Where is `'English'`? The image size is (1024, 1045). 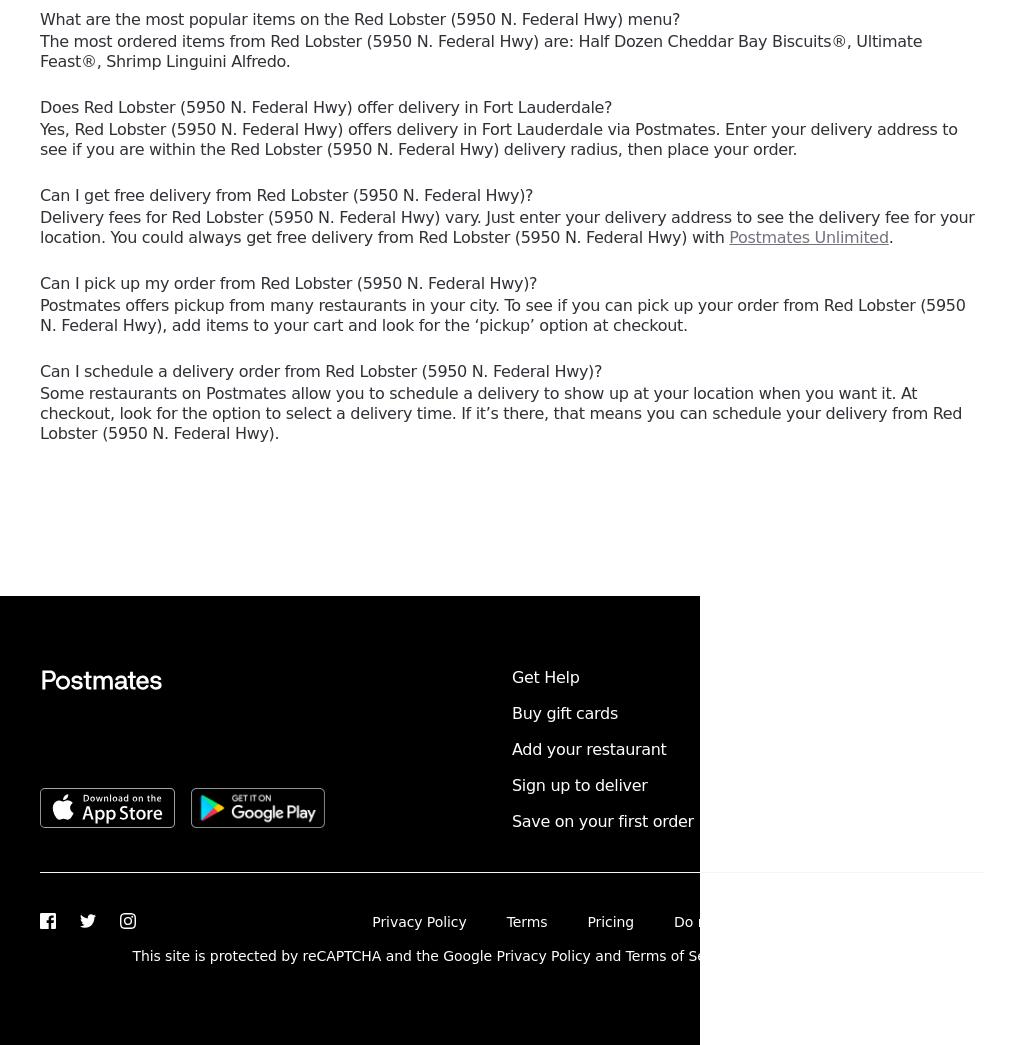 'English' is located at coordinates (771, 785).